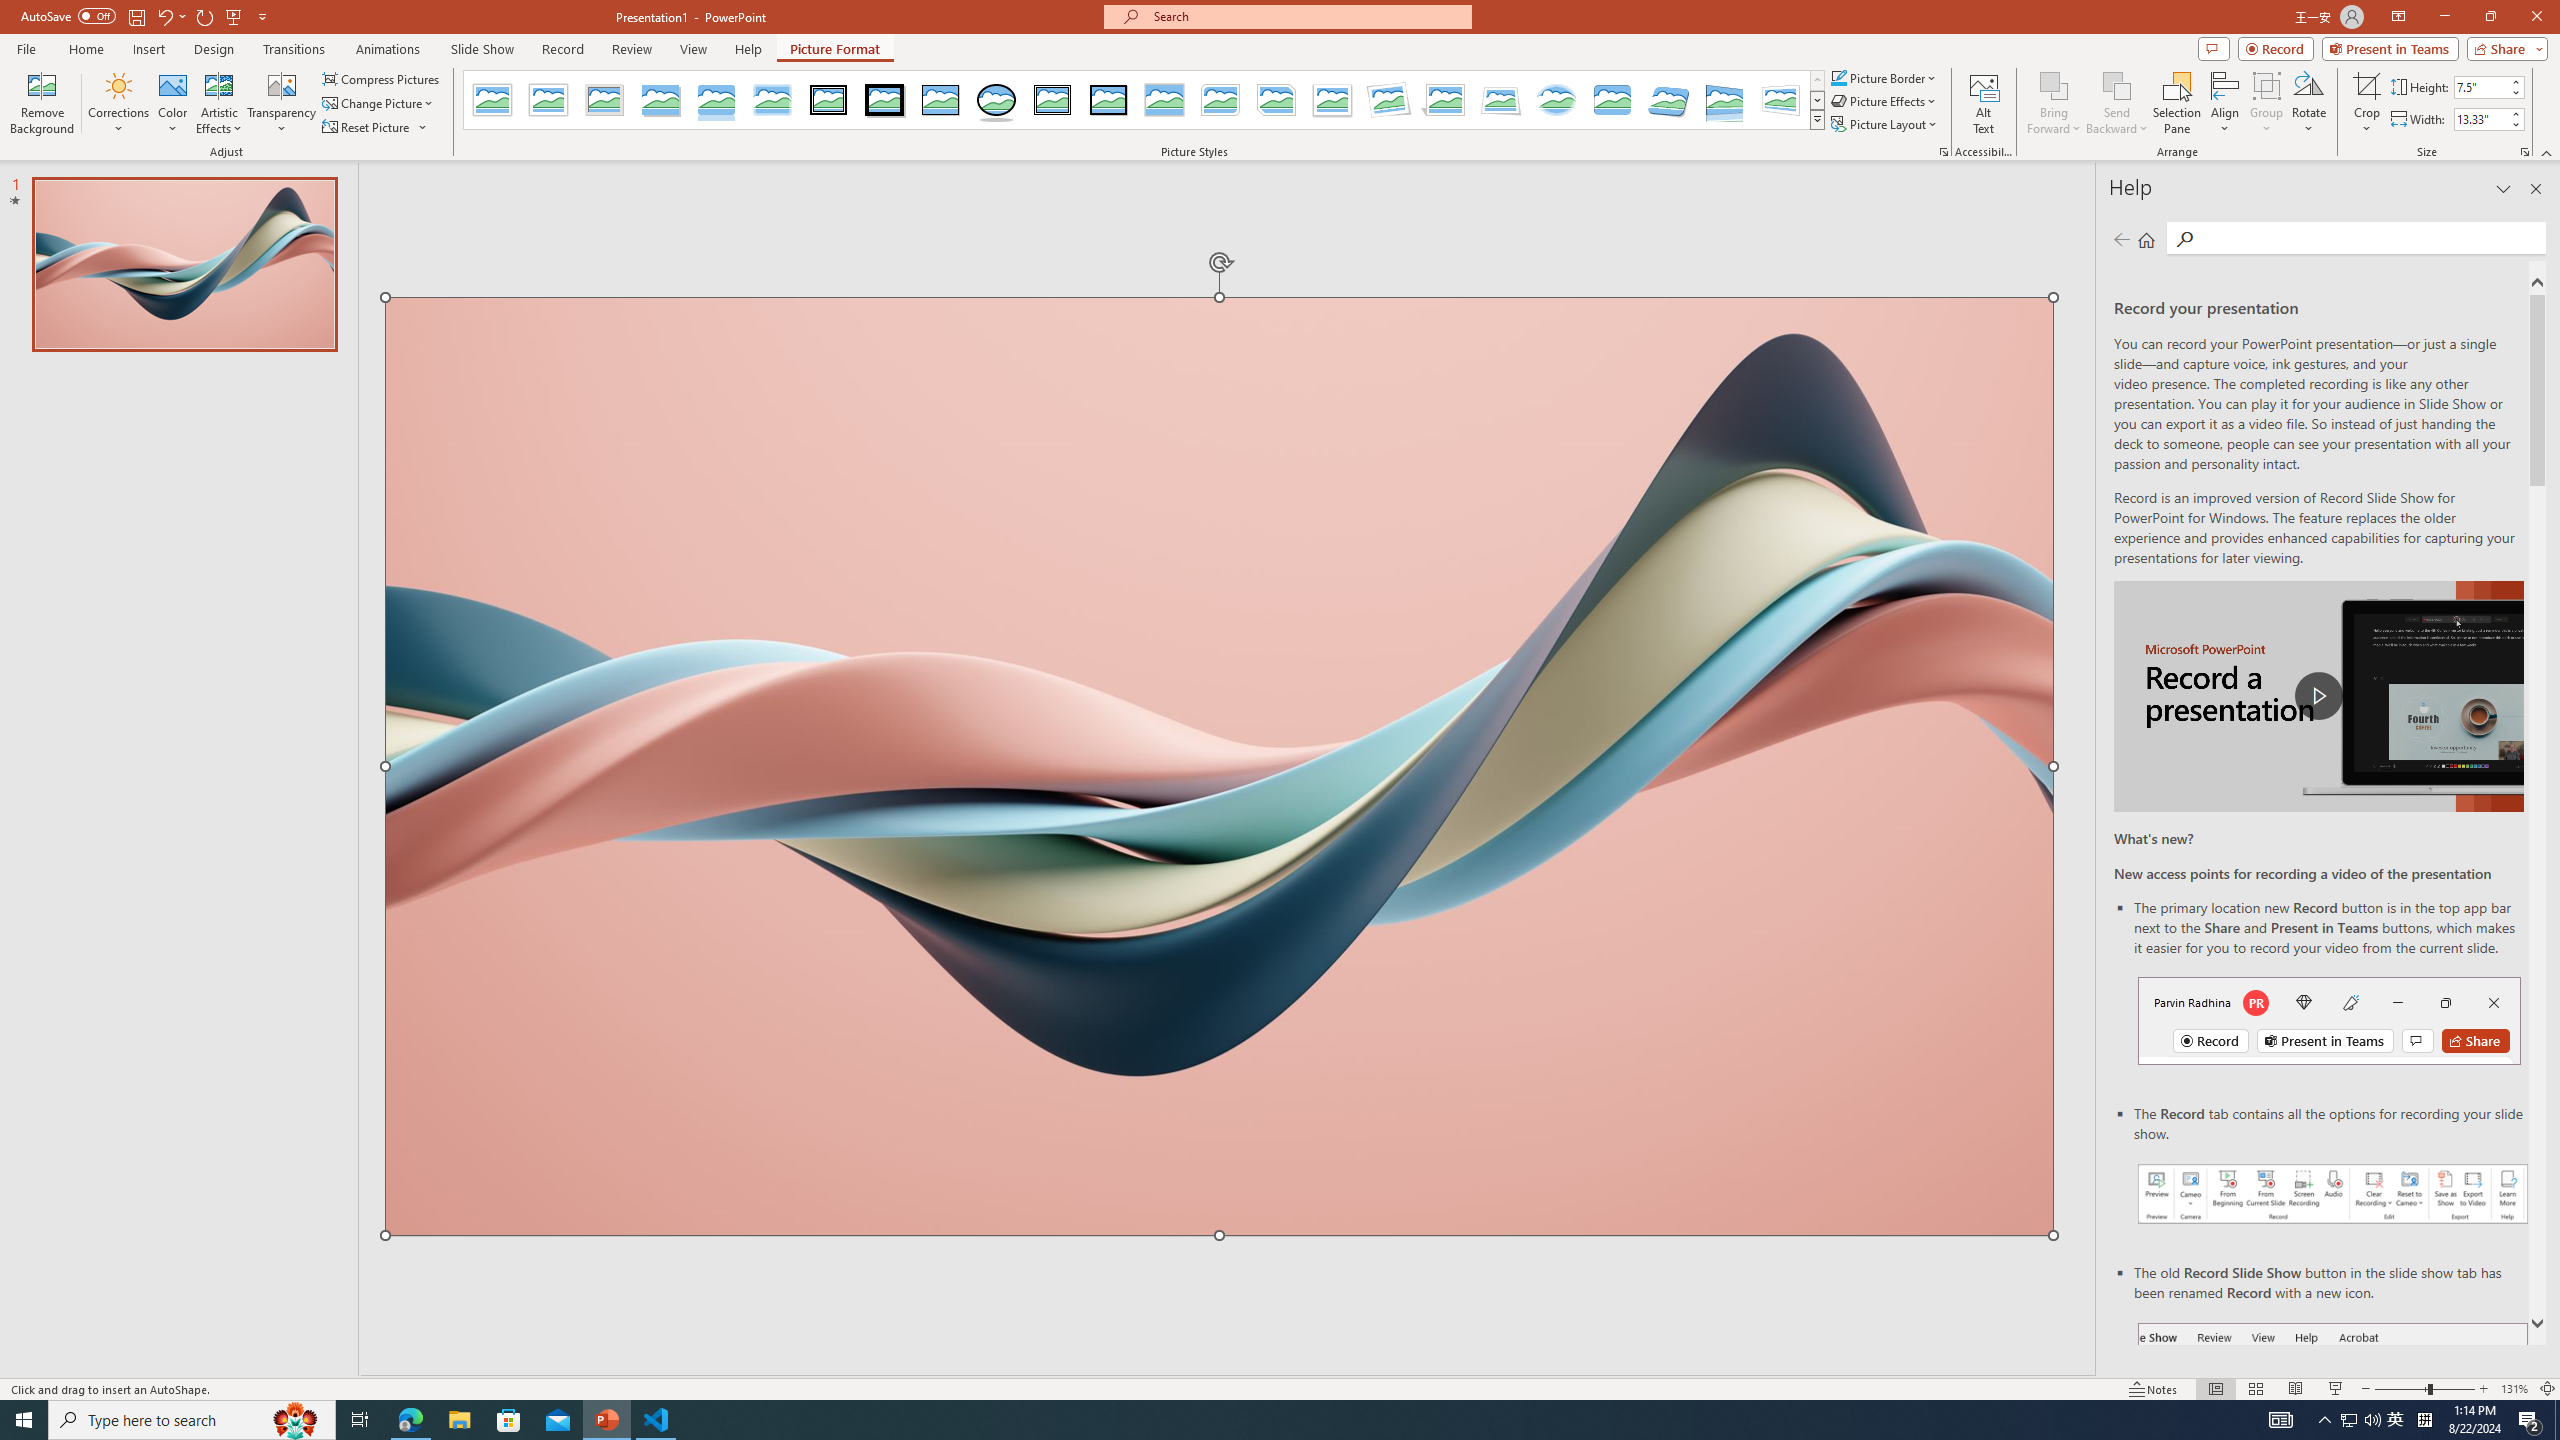  Describe the element at coordinates (2176, 103) in the screenshot. I see `'Selection Pane...'` at that location.